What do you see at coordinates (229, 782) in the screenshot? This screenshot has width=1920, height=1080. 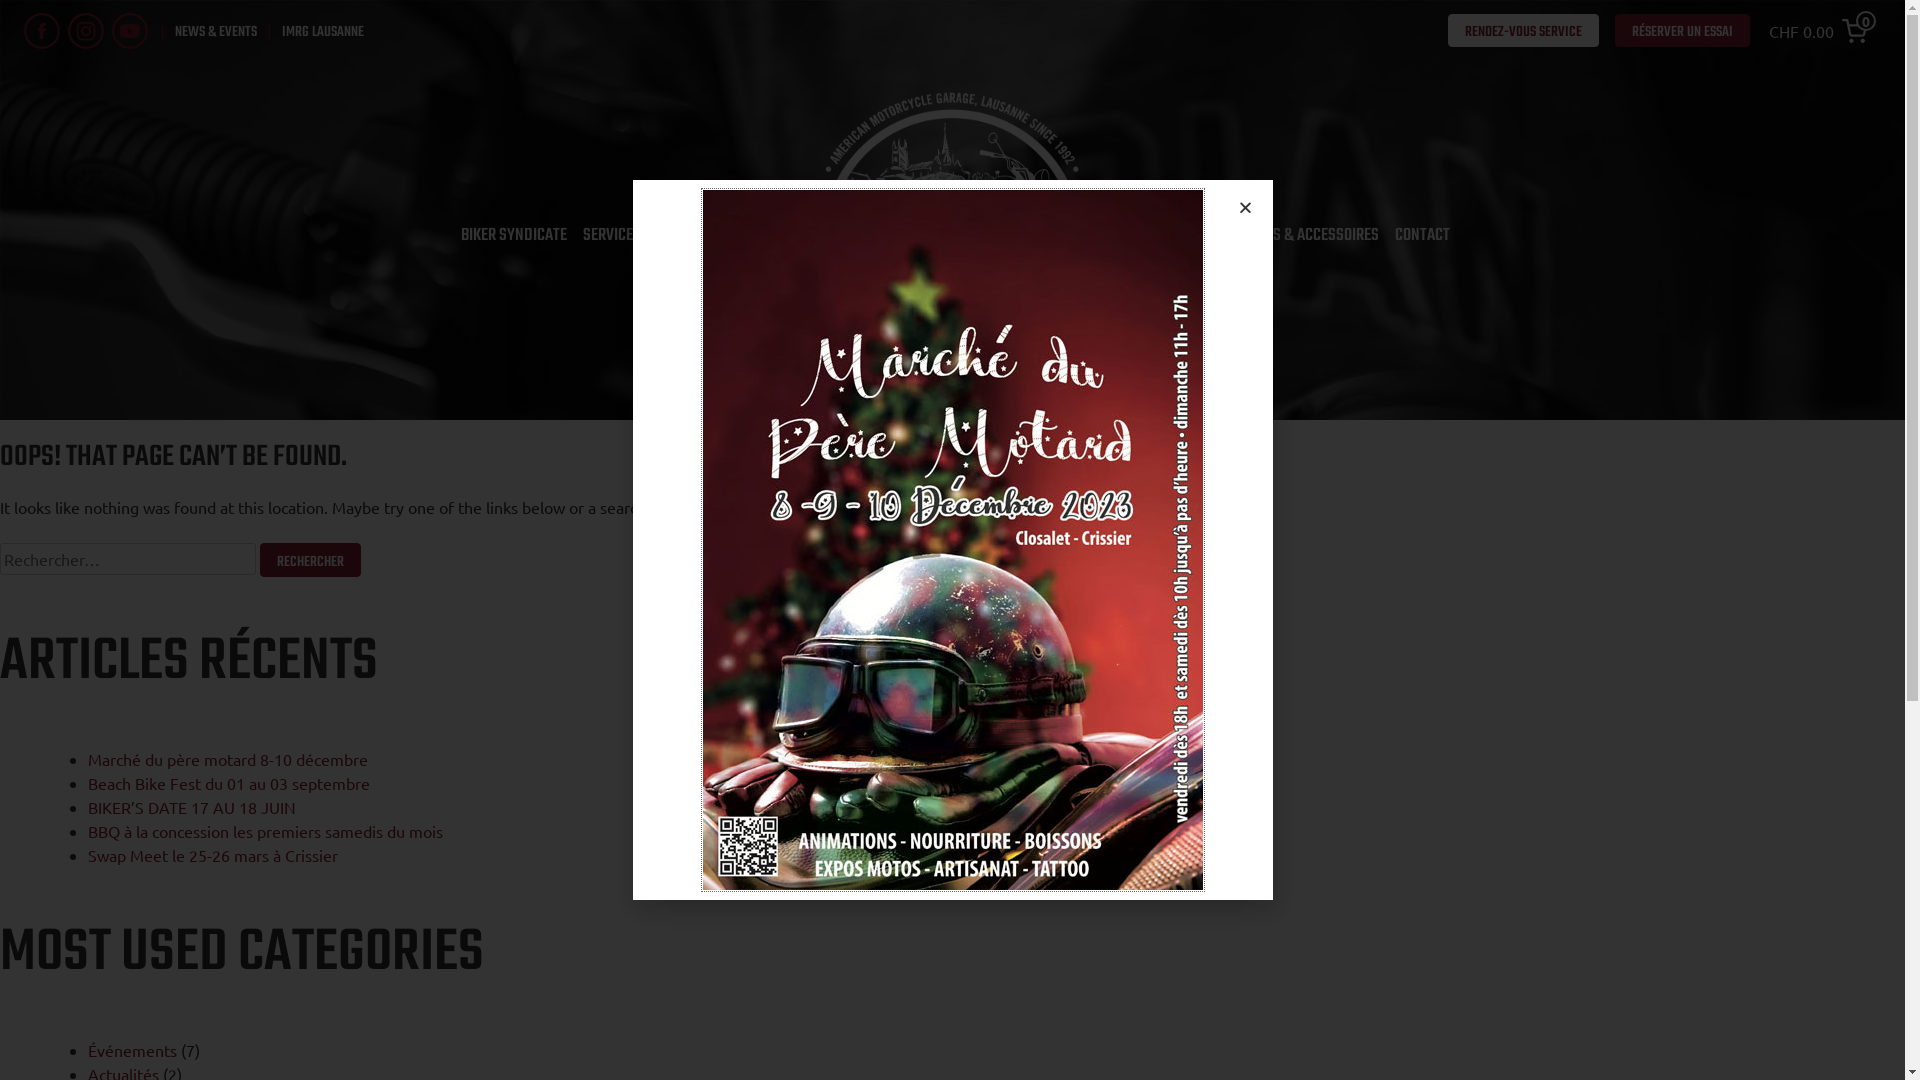 I see `'Beach Bike Fest du 01 au 03 septembre'` at bounding box center [229, 782].